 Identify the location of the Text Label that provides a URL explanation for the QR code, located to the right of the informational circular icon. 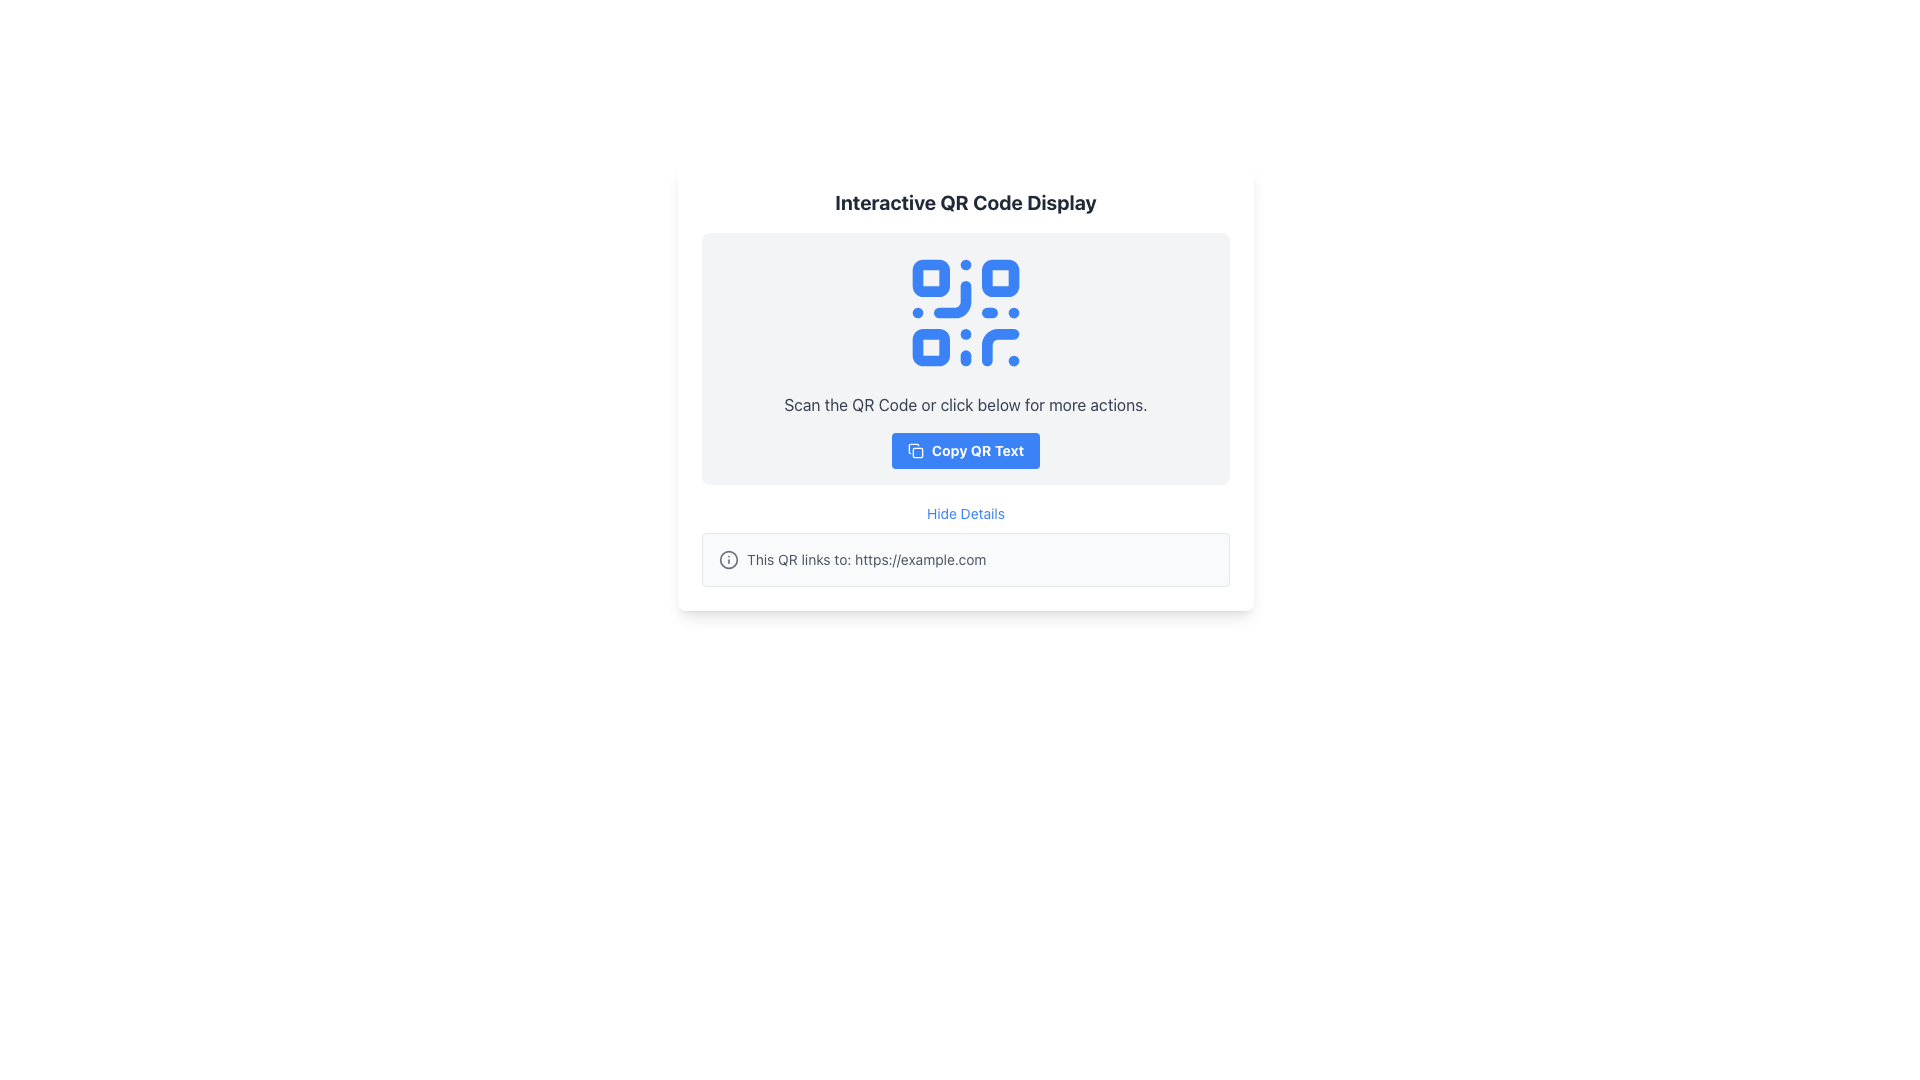
(866, 559).